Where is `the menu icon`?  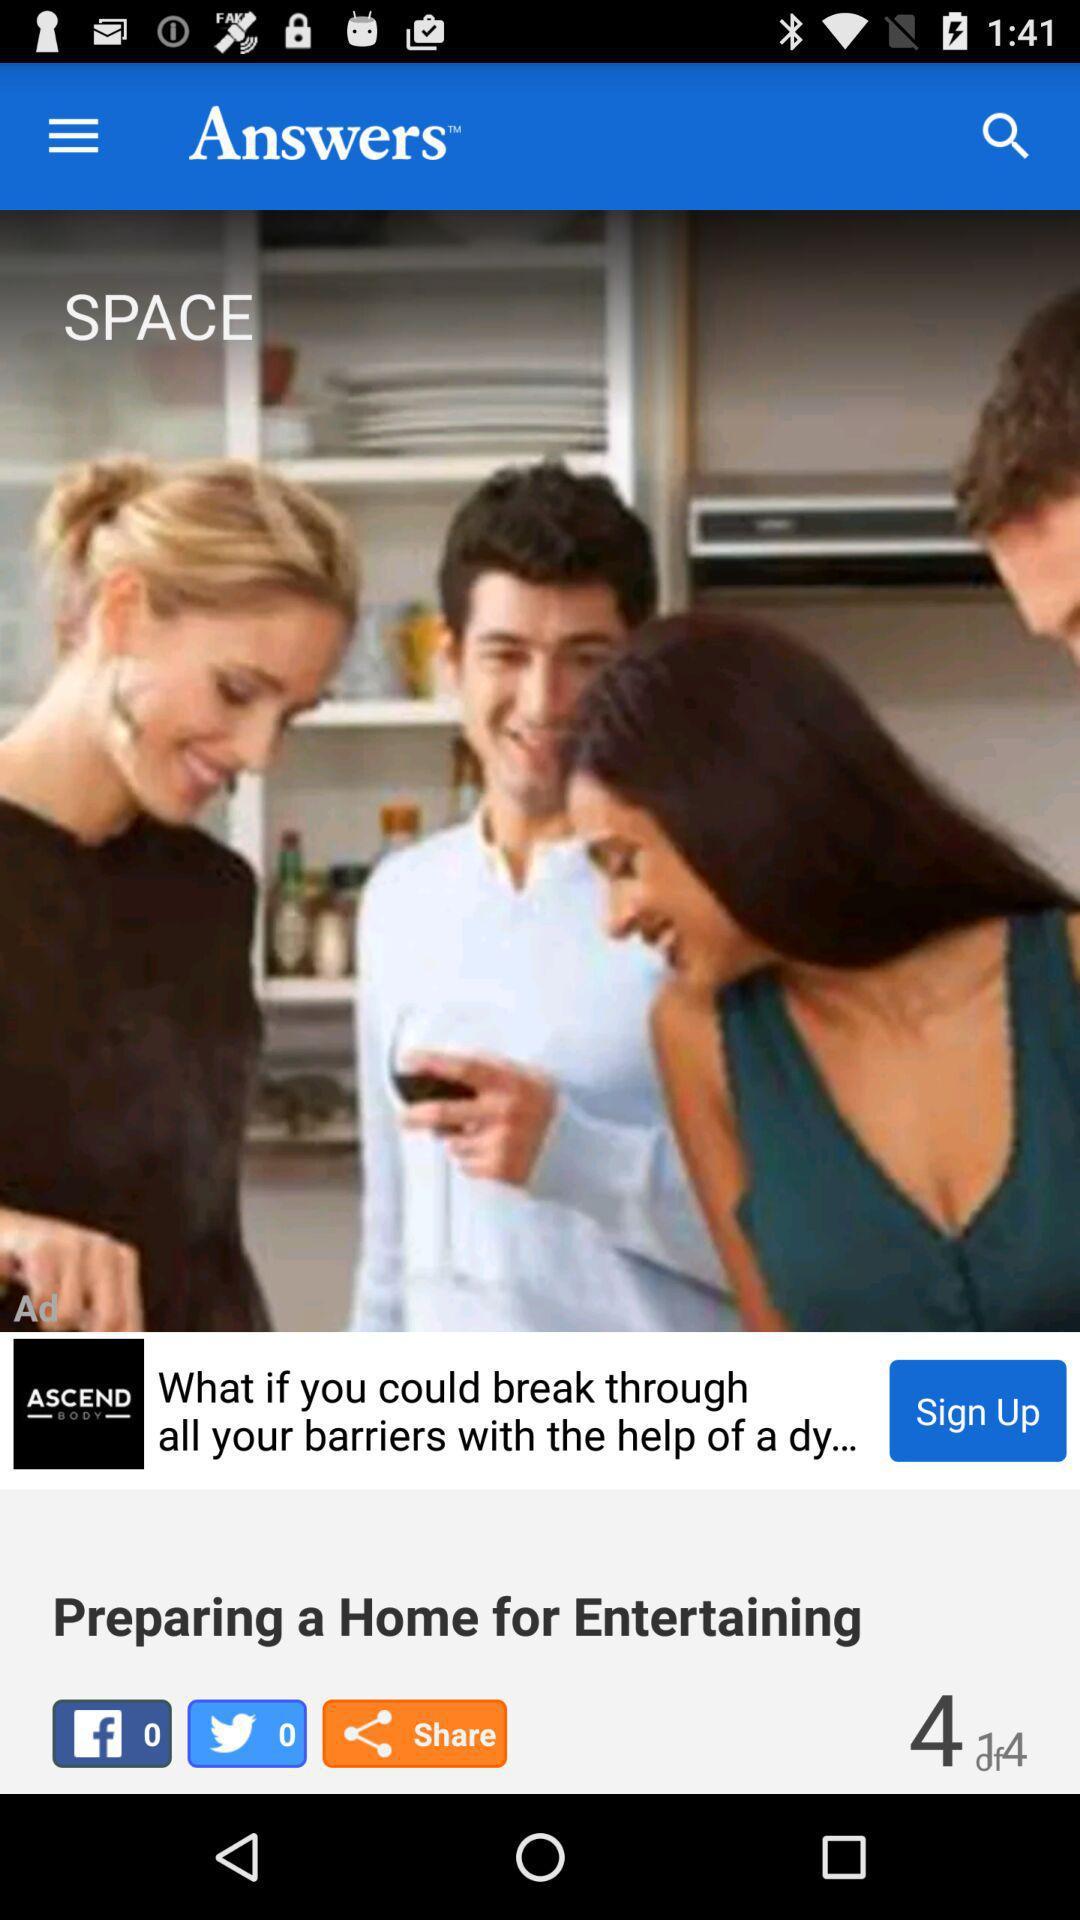
the menu icon is located at coordinates (72, 145).